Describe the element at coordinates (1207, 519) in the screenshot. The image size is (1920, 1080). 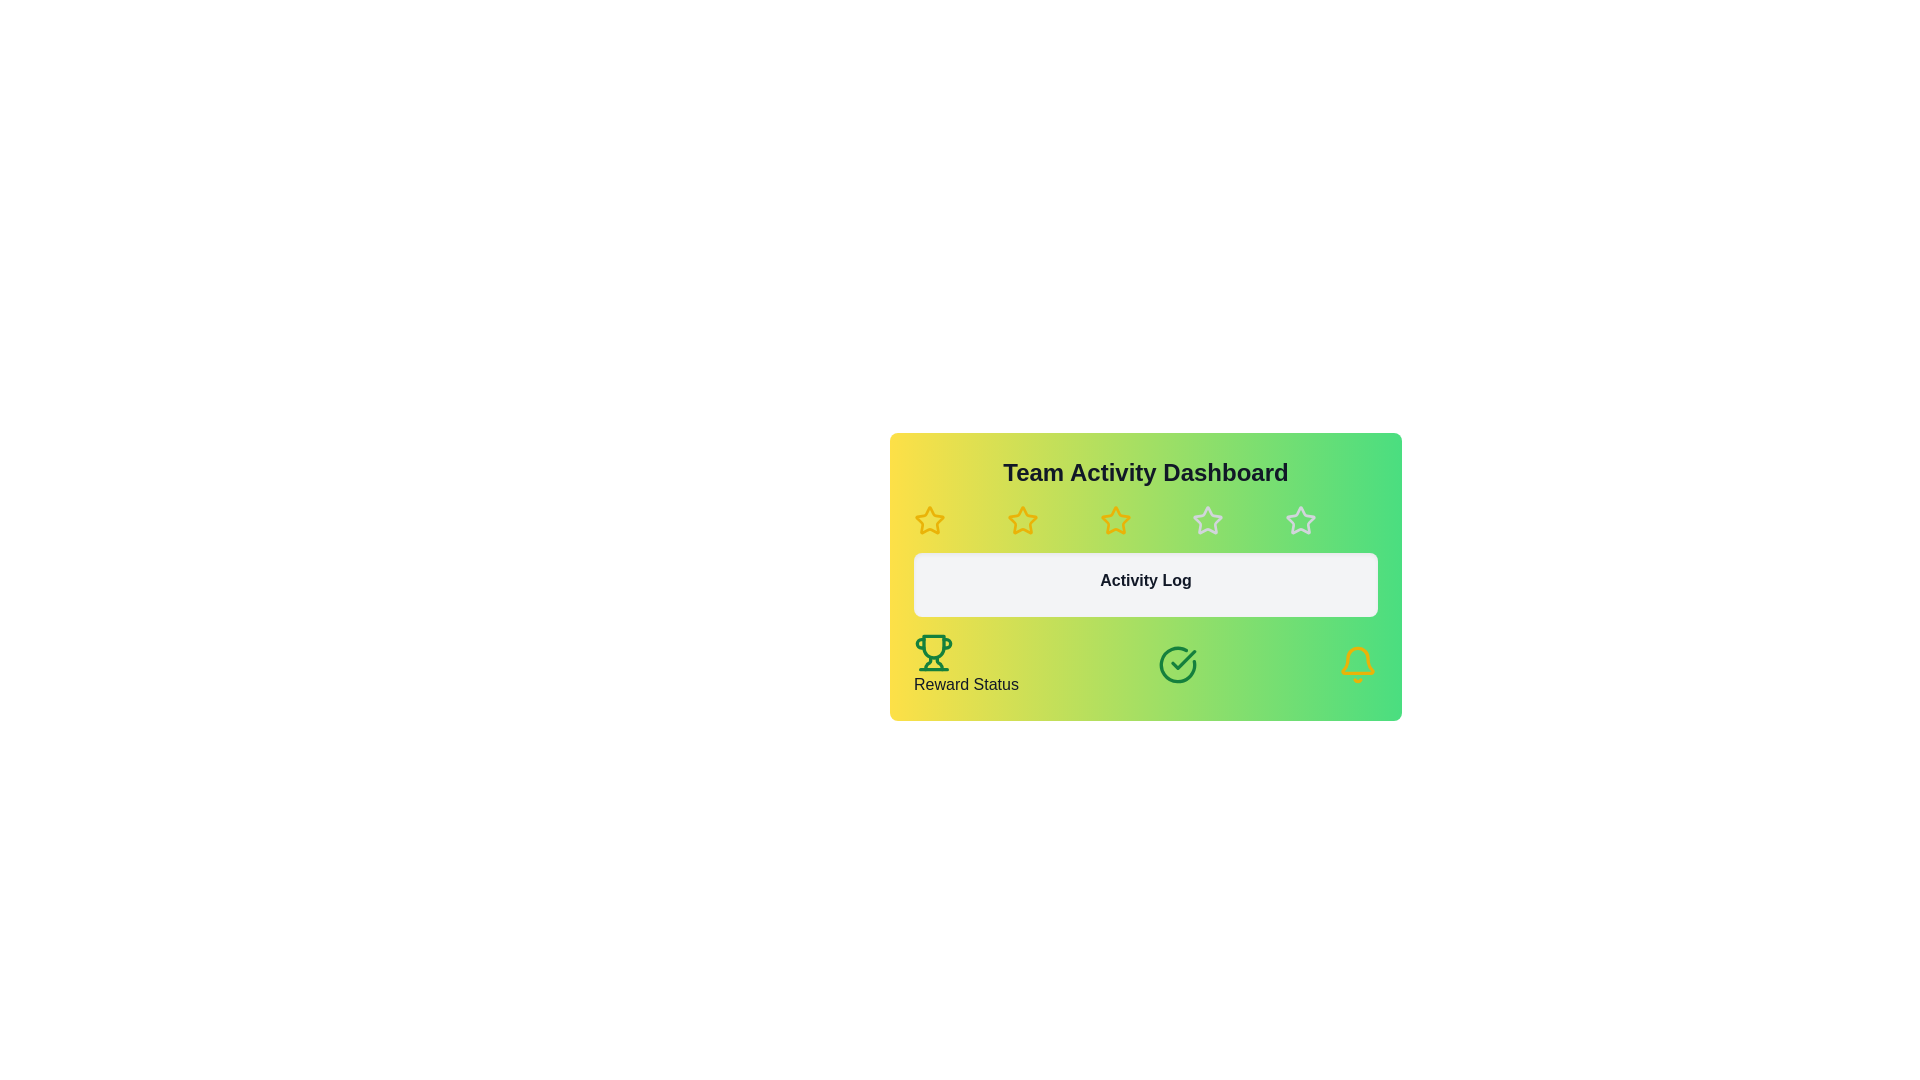
I see `the fourth star-shaped icon with a light green tint and white outline` at that location.